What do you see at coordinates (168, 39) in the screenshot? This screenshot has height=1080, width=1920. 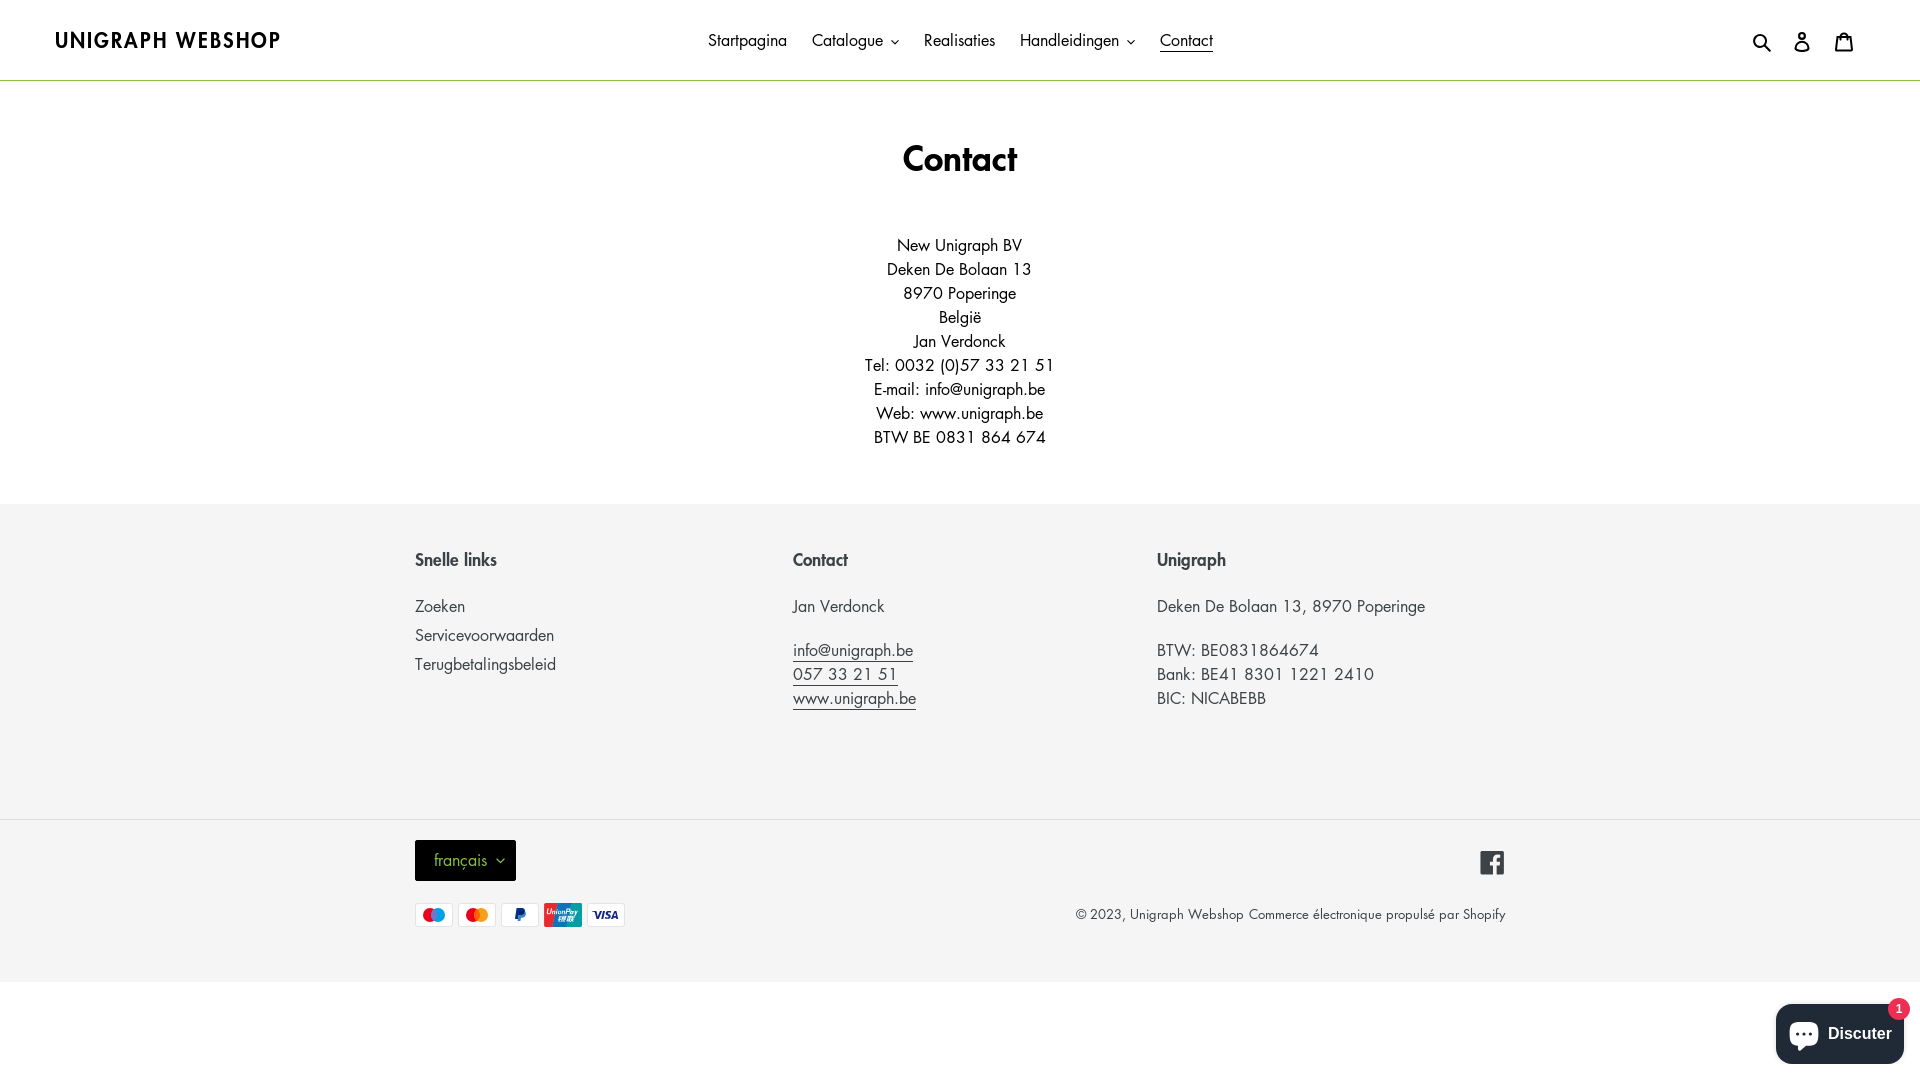 I see `'UNIGRAPH WEBSHOP'` at bounding box center [168, 39].